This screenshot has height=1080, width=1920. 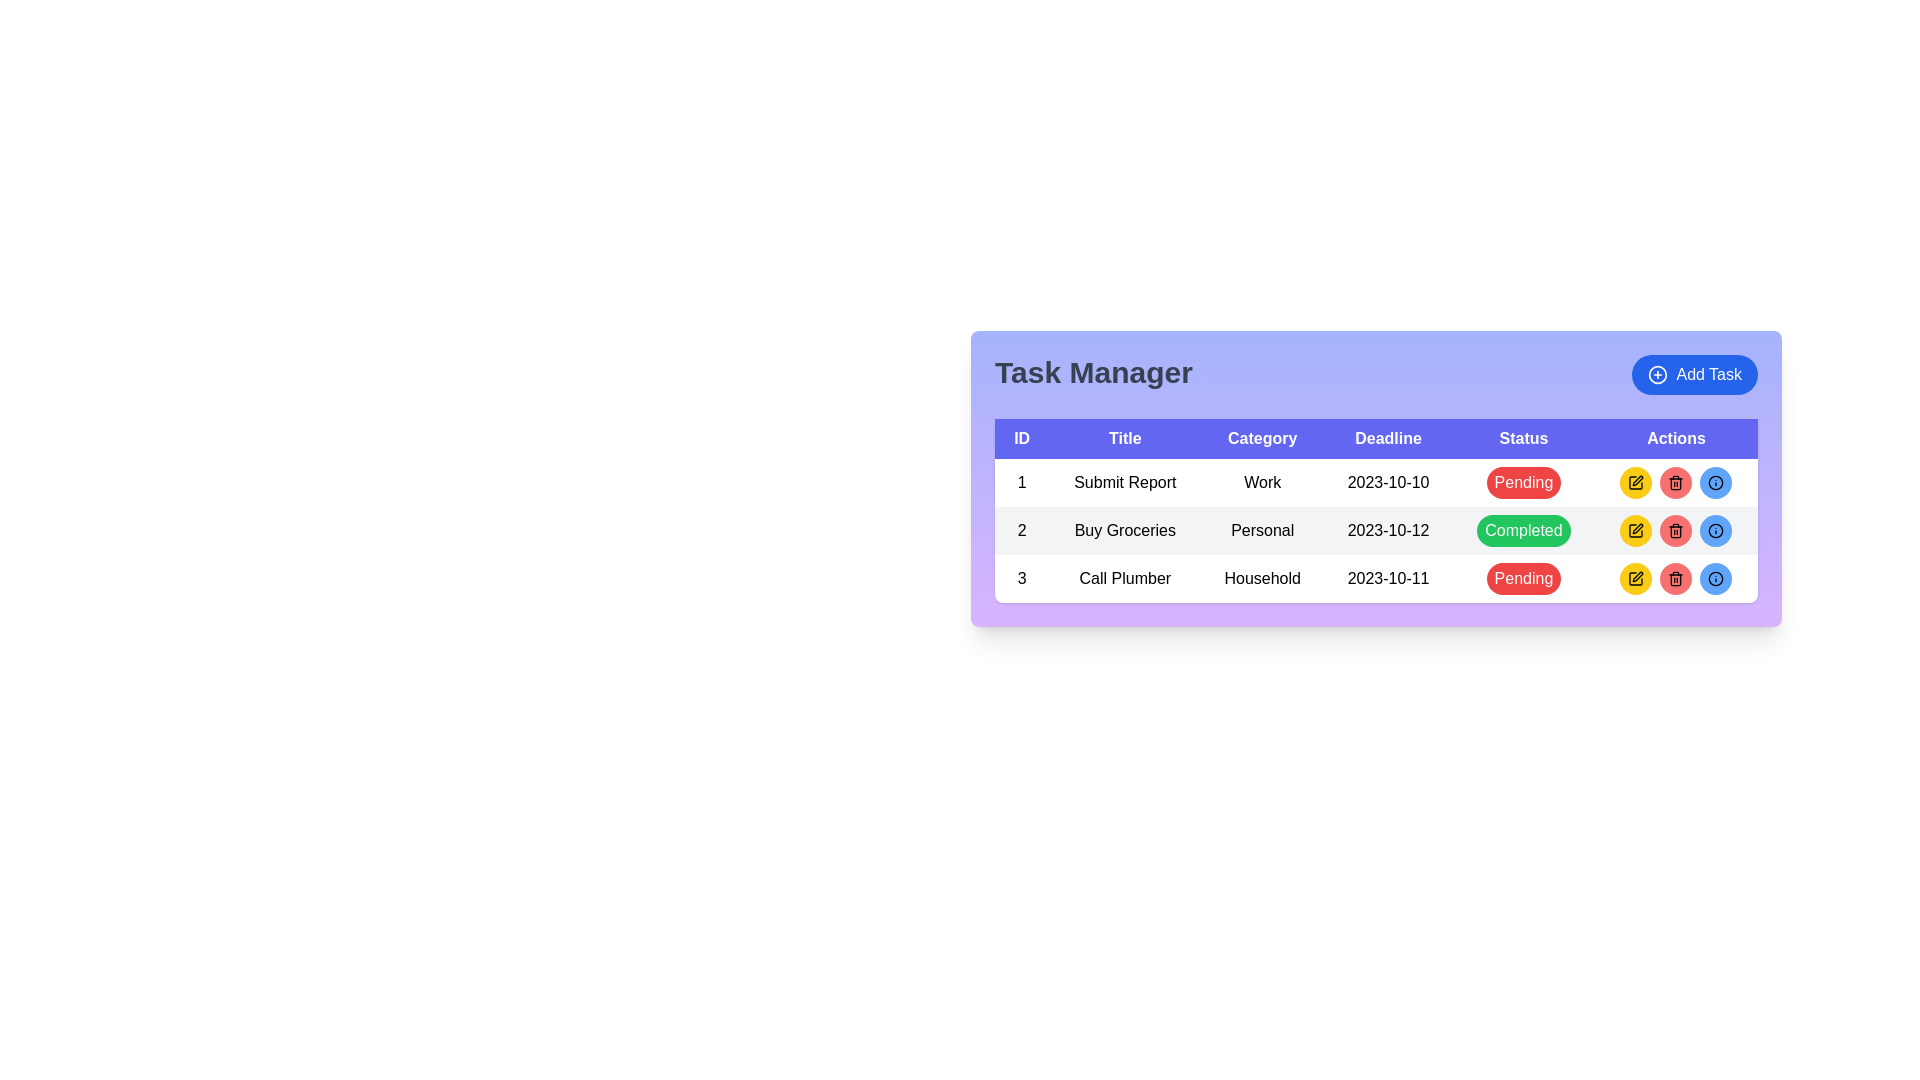 I want to click on the circular yellow button with a black border and a pen icon in the 'Actions' column for the third row of the task table titled 'Call Plumber' to initiate editing, so click(x=1636, y=578).